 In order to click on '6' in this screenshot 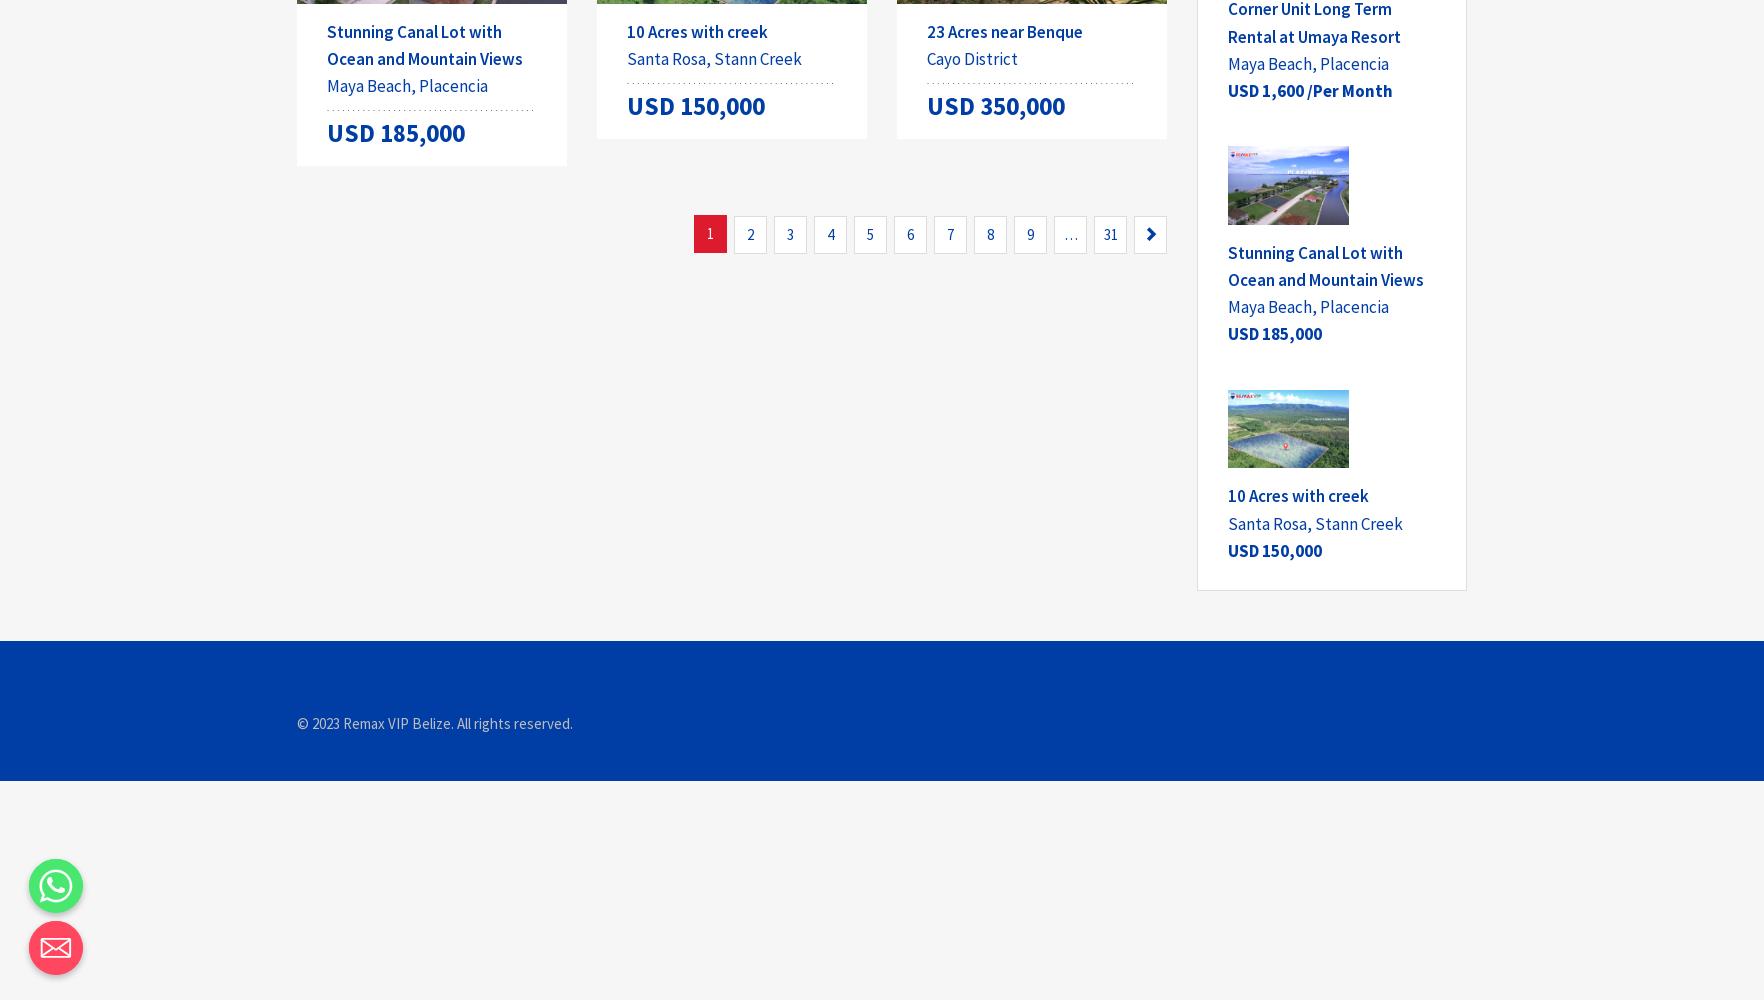, I will do `click(910, 233)`.